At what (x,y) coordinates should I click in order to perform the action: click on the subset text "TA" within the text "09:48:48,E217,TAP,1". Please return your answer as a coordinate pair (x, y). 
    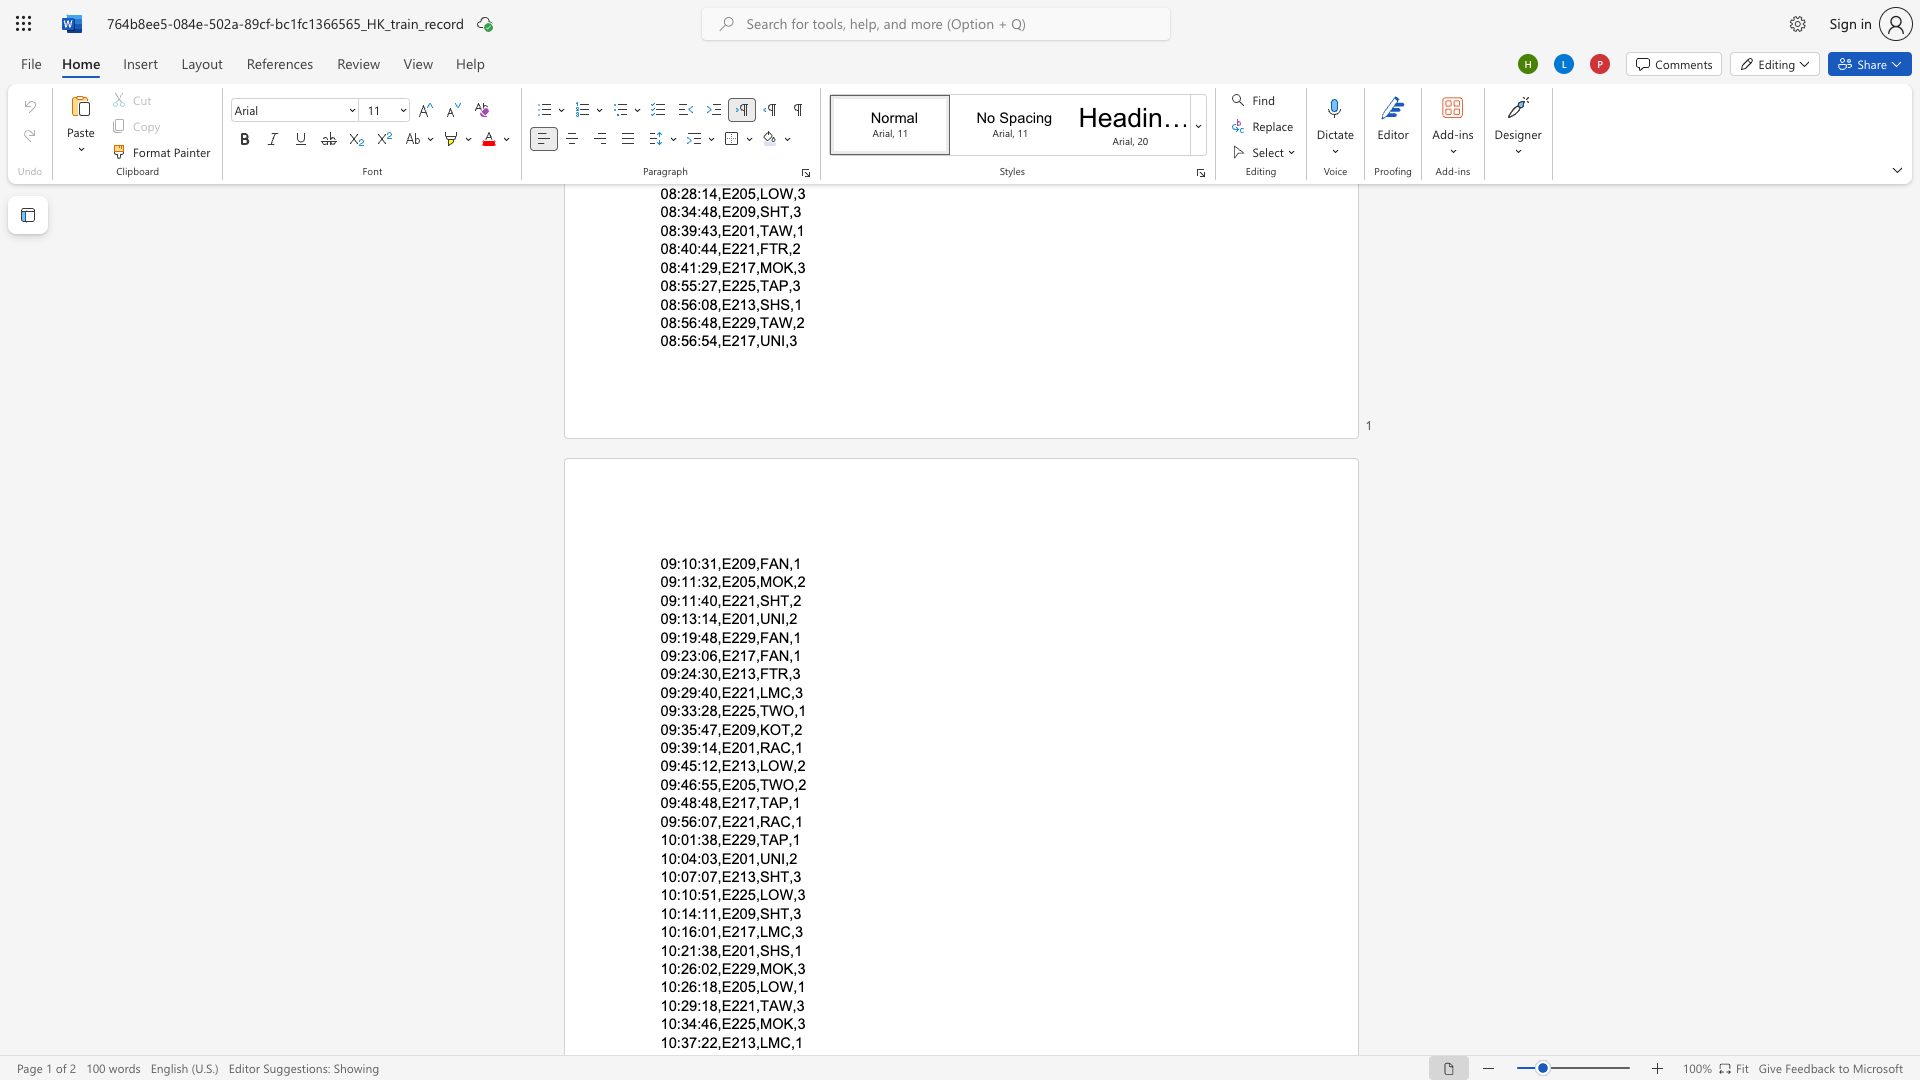
    Looking at the image, I should click on (758, 802).